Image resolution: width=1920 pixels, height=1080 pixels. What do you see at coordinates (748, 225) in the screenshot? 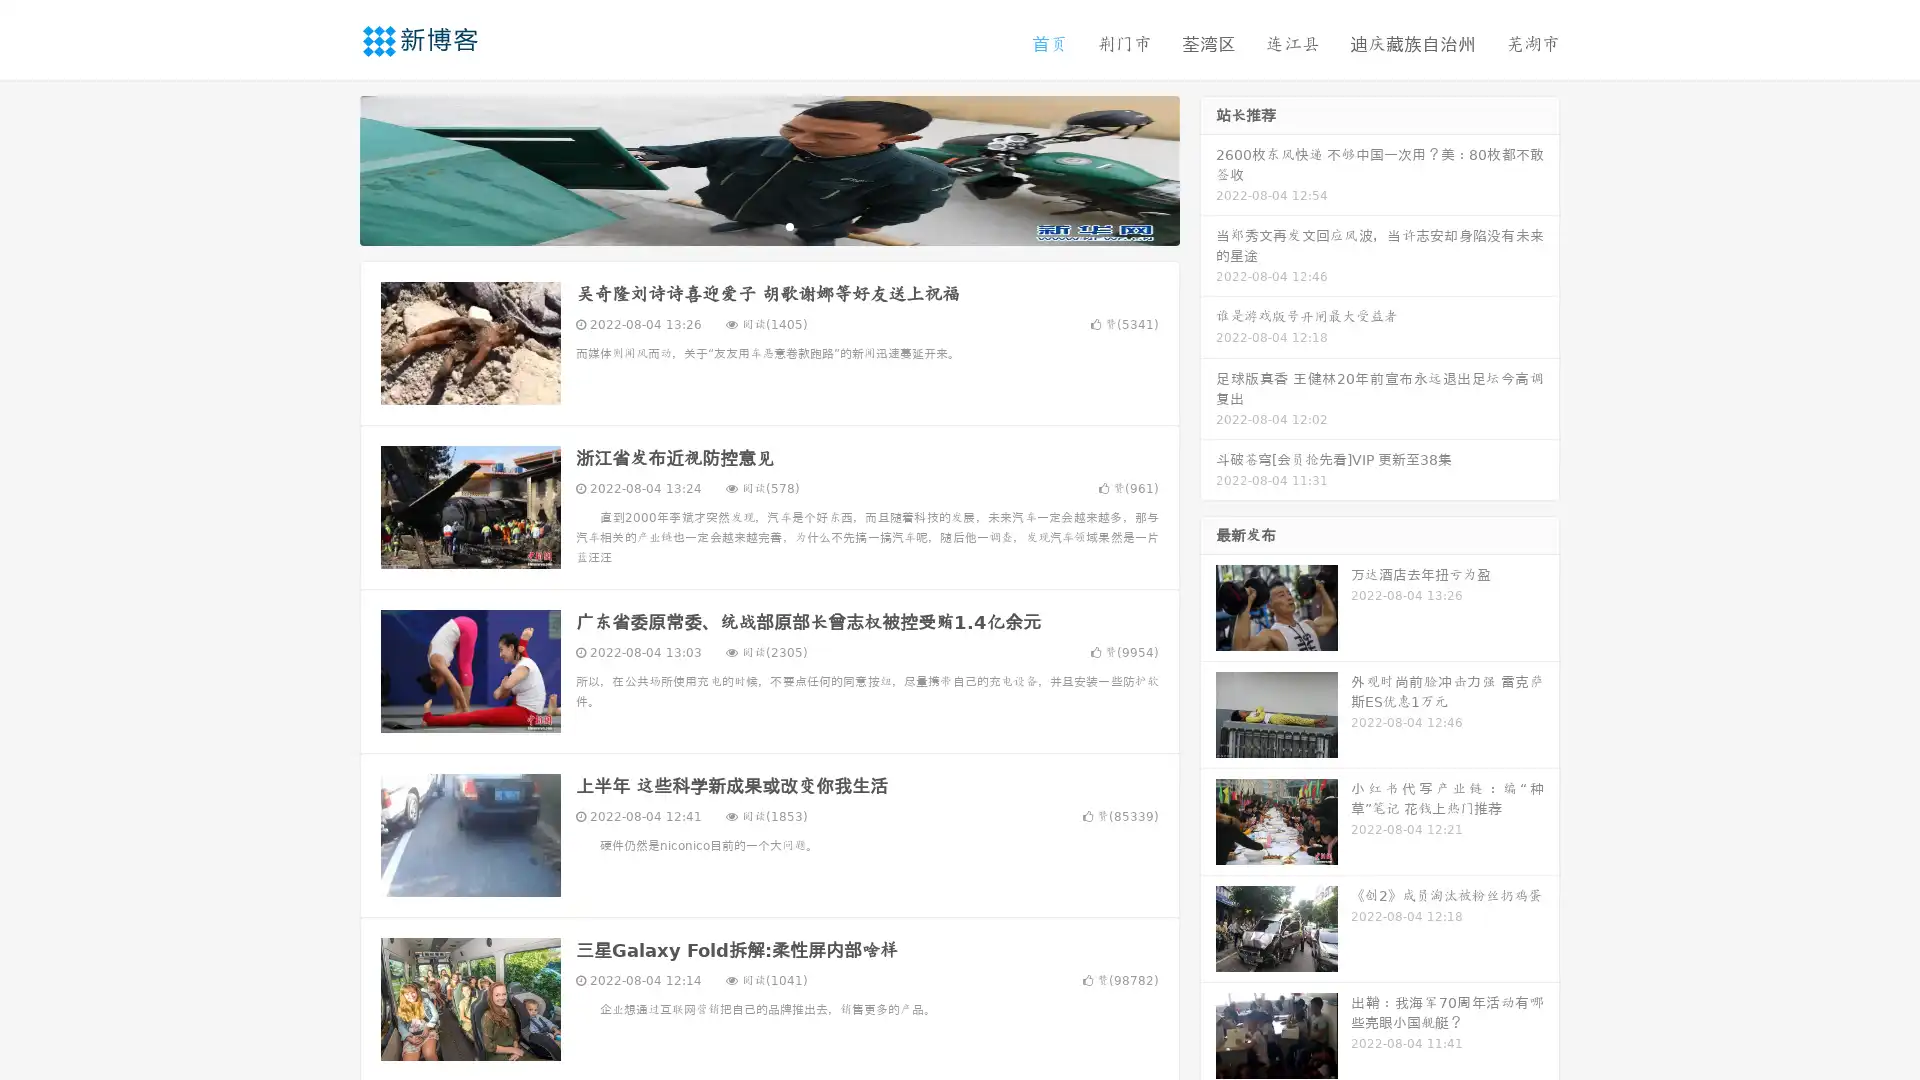
I see `Go to slide 1` at bounding box center [748, 225].